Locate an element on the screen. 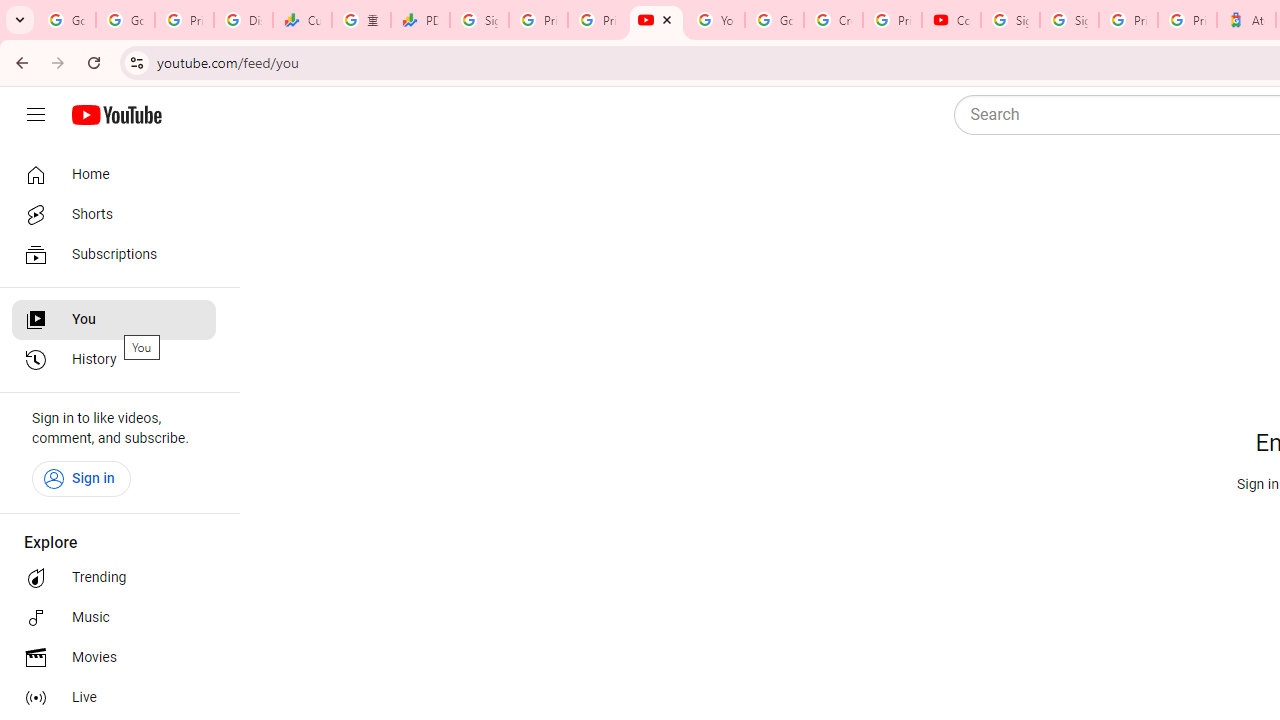  'YouTube' is located at coordinates (715, 20).